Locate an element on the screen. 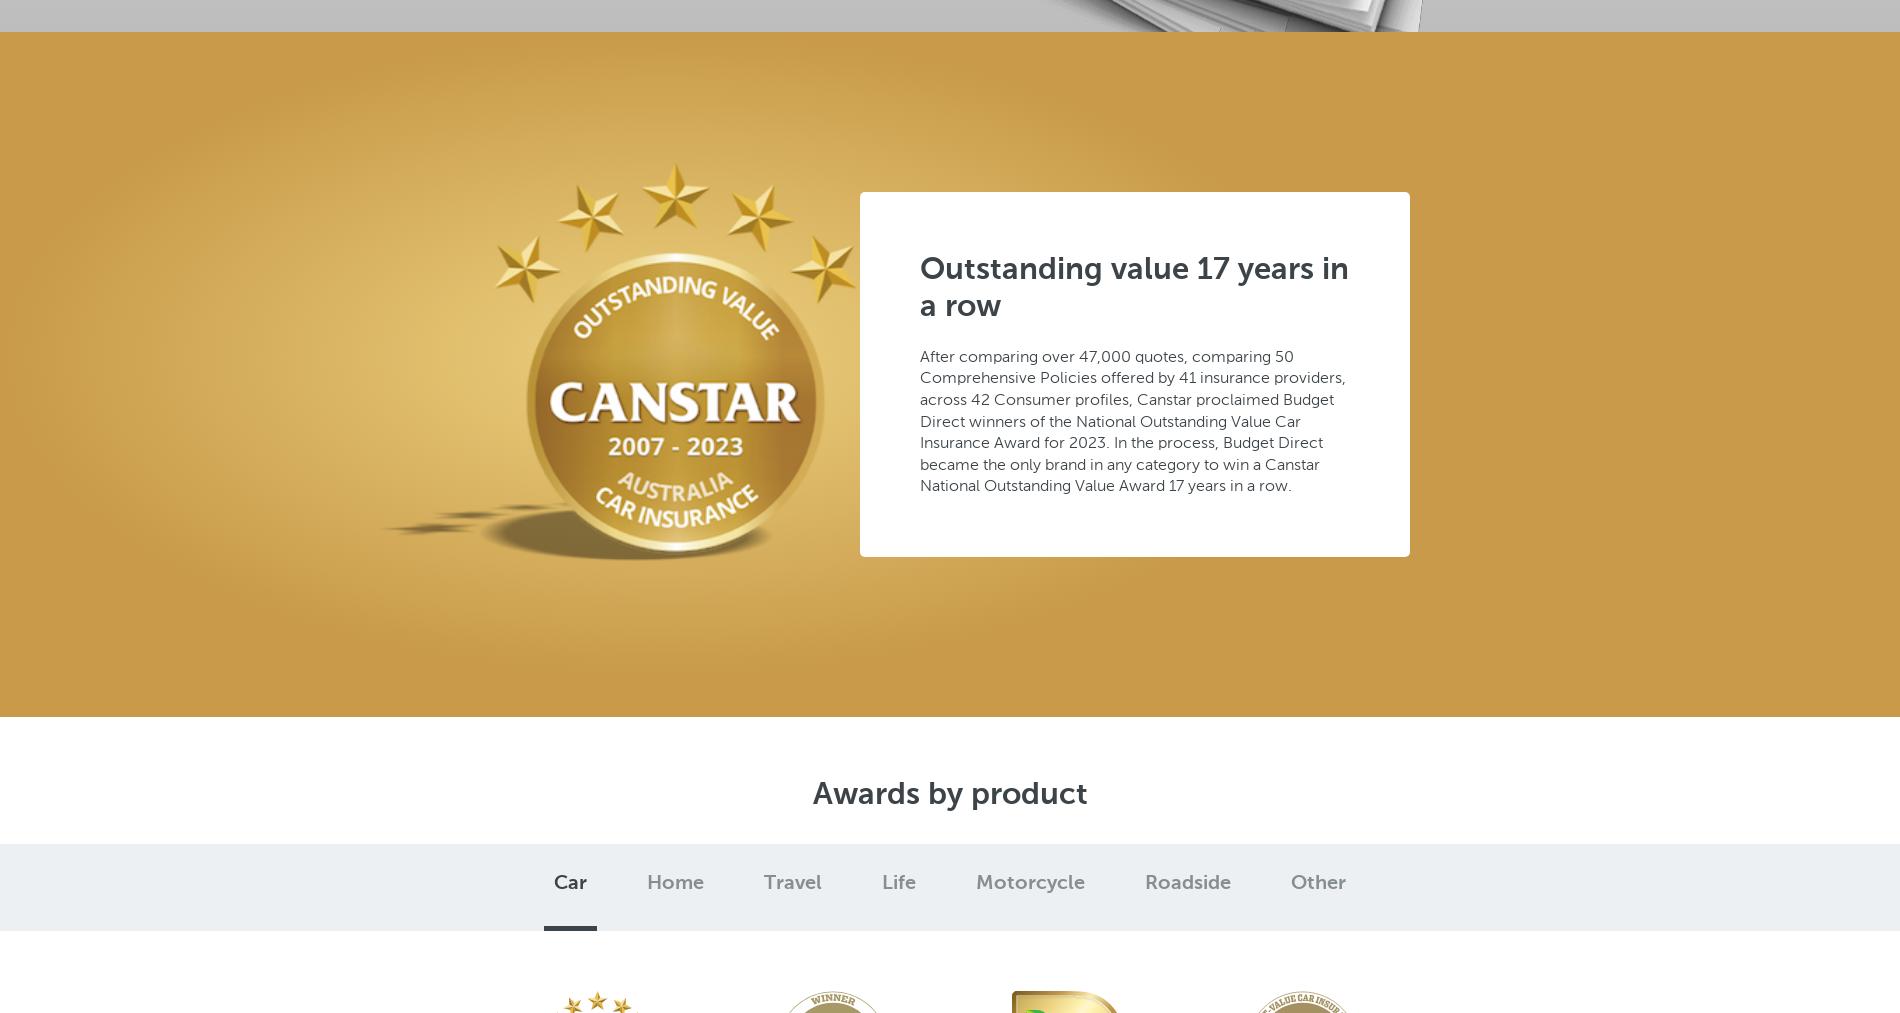 Image resolution: width=1900 pixels, height=1013 pixels. 'Motorcycle' is located at coordinates (1030, 882).